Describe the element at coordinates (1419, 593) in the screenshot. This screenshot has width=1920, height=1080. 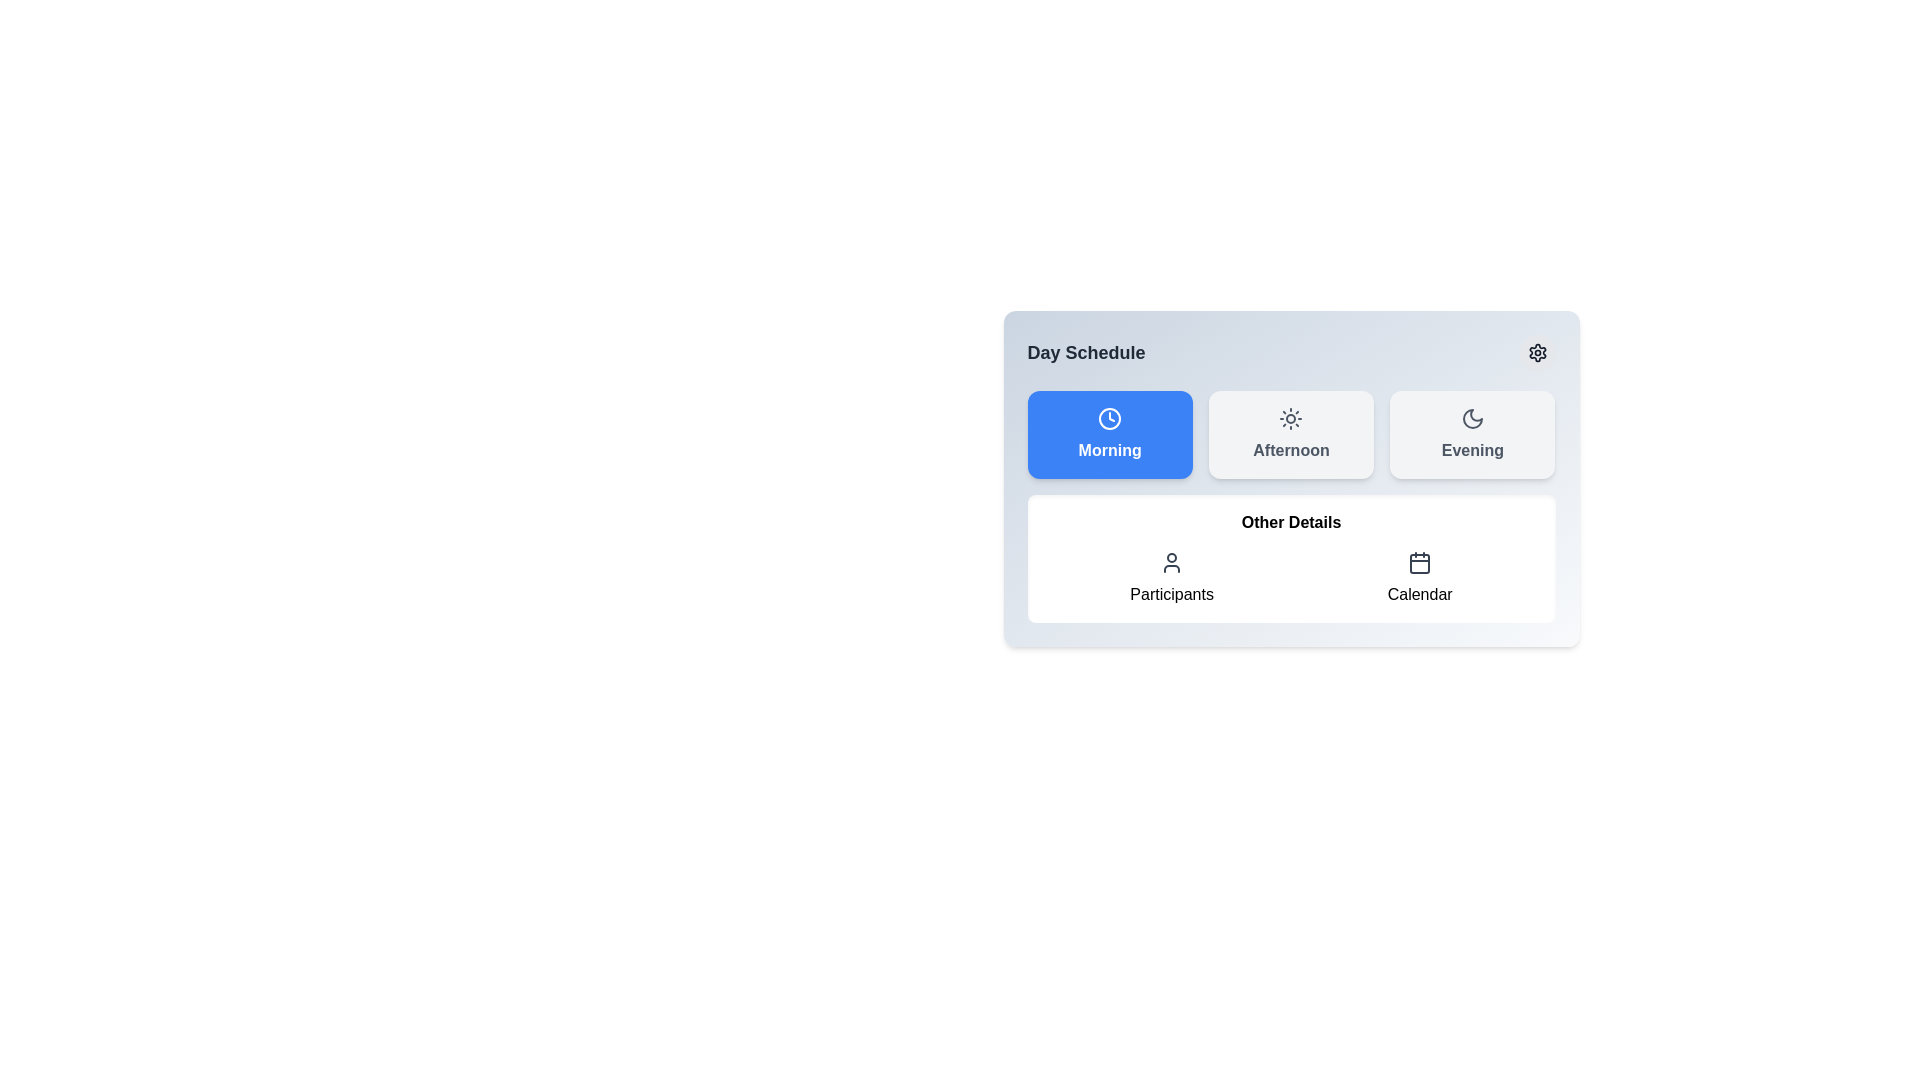
I see `the text label that indicates and associates with the calendar icon, positioned below it and to the right of the 'Participants' section in the 'Other Details' section` at that location.